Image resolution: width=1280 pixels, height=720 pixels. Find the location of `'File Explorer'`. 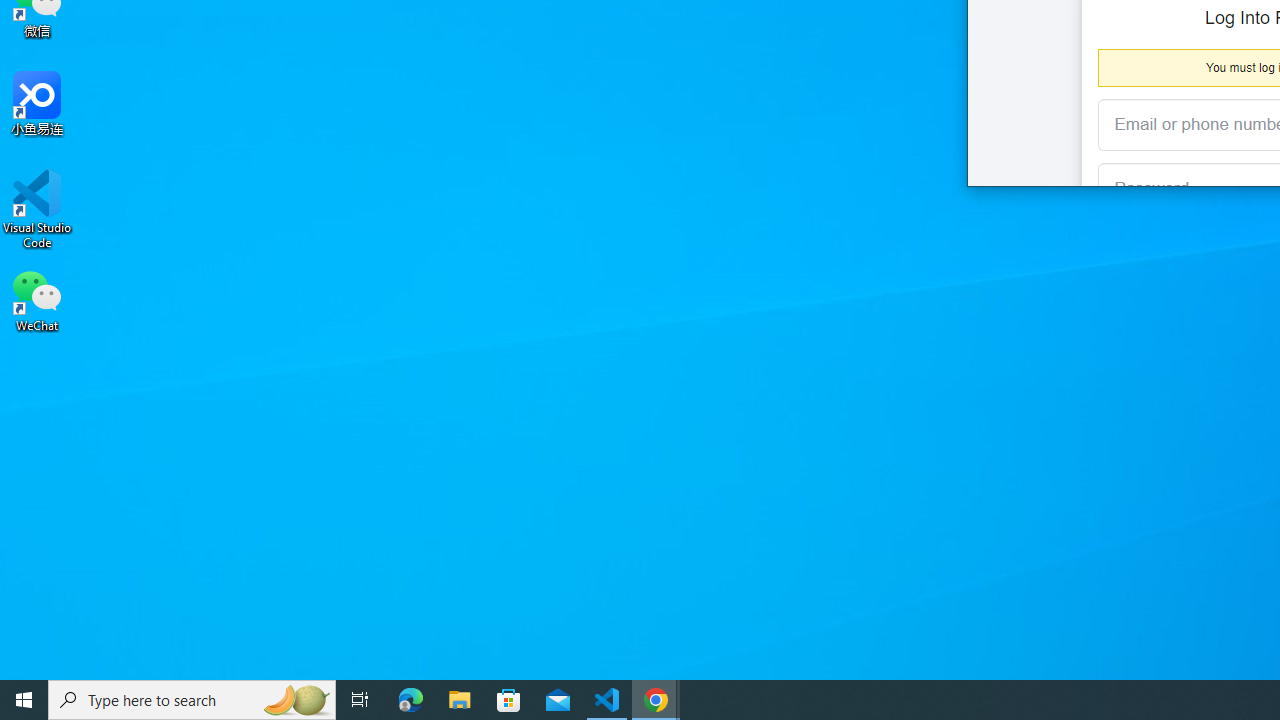

'File Explorer' is located at coordinates (459, 698).